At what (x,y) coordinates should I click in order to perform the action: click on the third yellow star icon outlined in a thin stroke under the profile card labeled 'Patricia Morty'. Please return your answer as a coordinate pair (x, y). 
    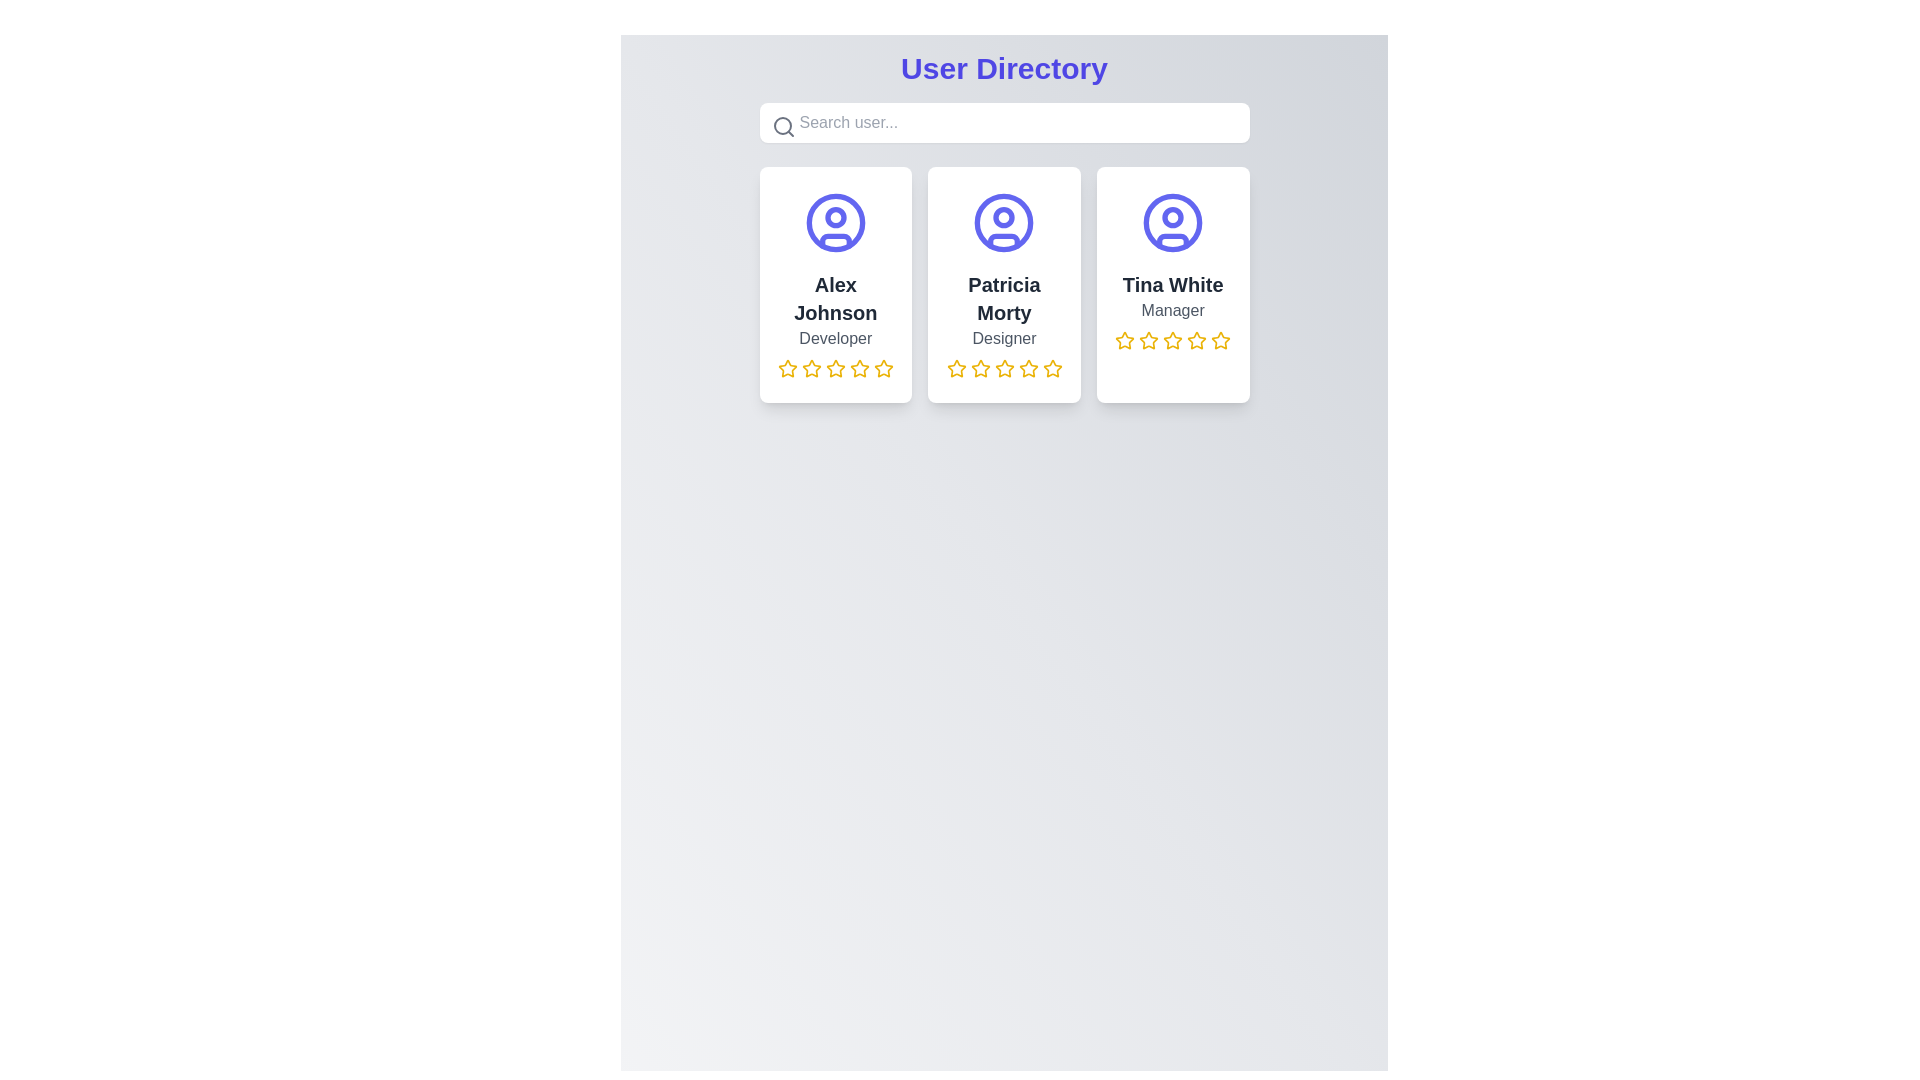
    Looking at the image, I should click on (1003, 367).